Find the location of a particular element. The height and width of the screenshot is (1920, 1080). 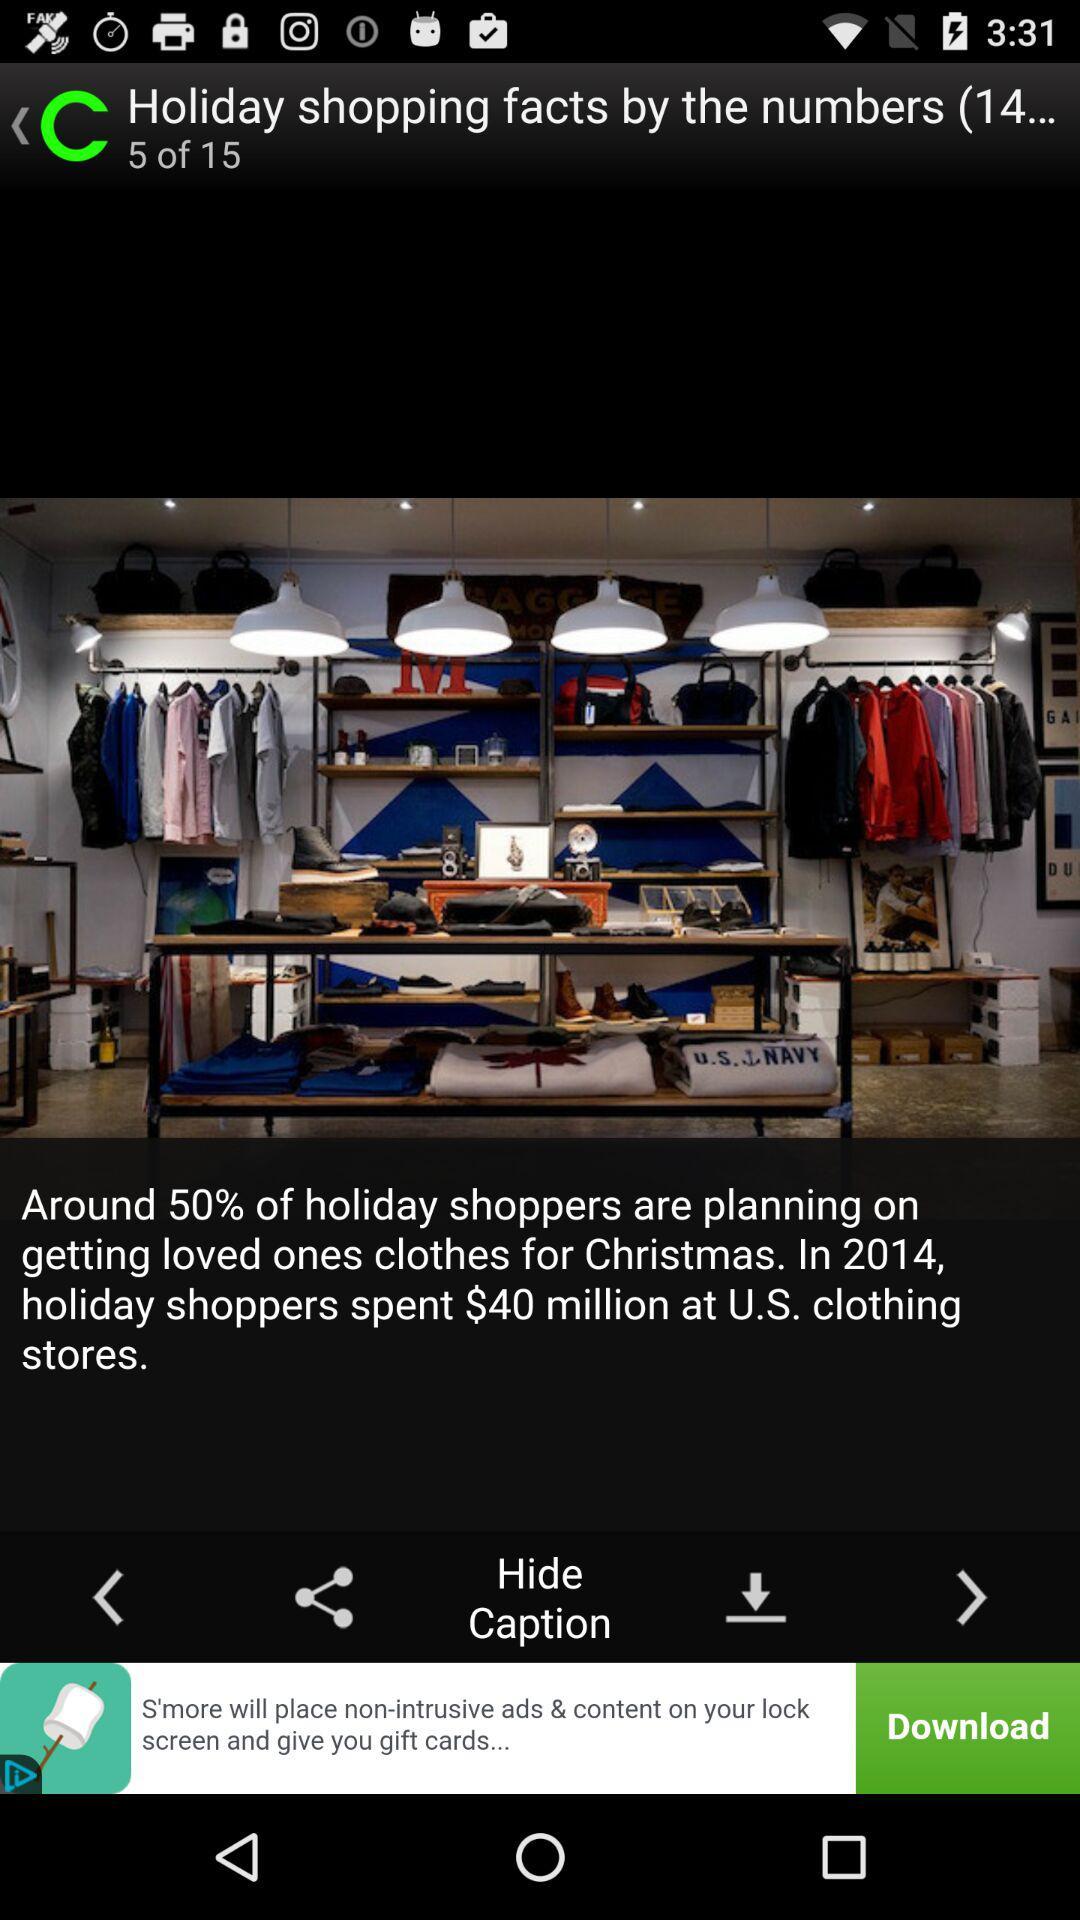

the icon below 5 of 15 icon is located at coordinates (540, 1334).